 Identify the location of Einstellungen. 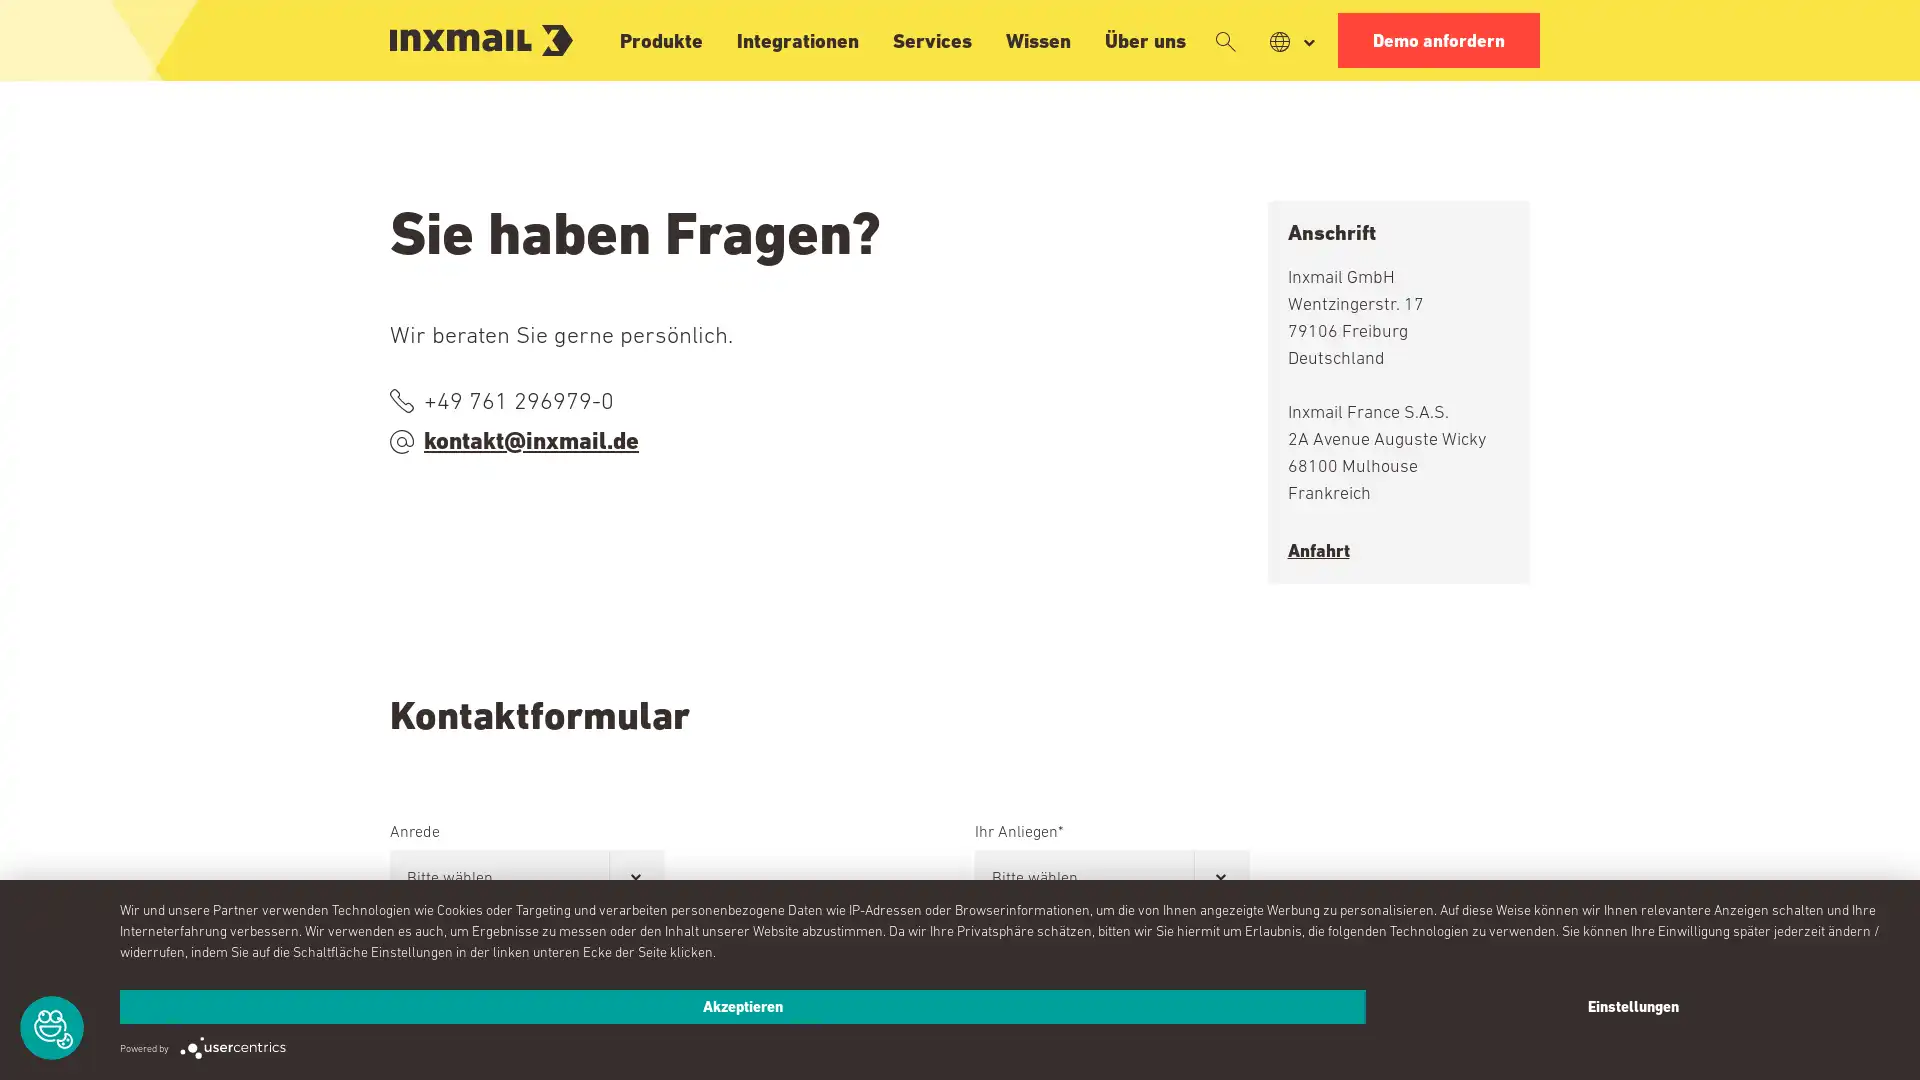
(1632, 1006).